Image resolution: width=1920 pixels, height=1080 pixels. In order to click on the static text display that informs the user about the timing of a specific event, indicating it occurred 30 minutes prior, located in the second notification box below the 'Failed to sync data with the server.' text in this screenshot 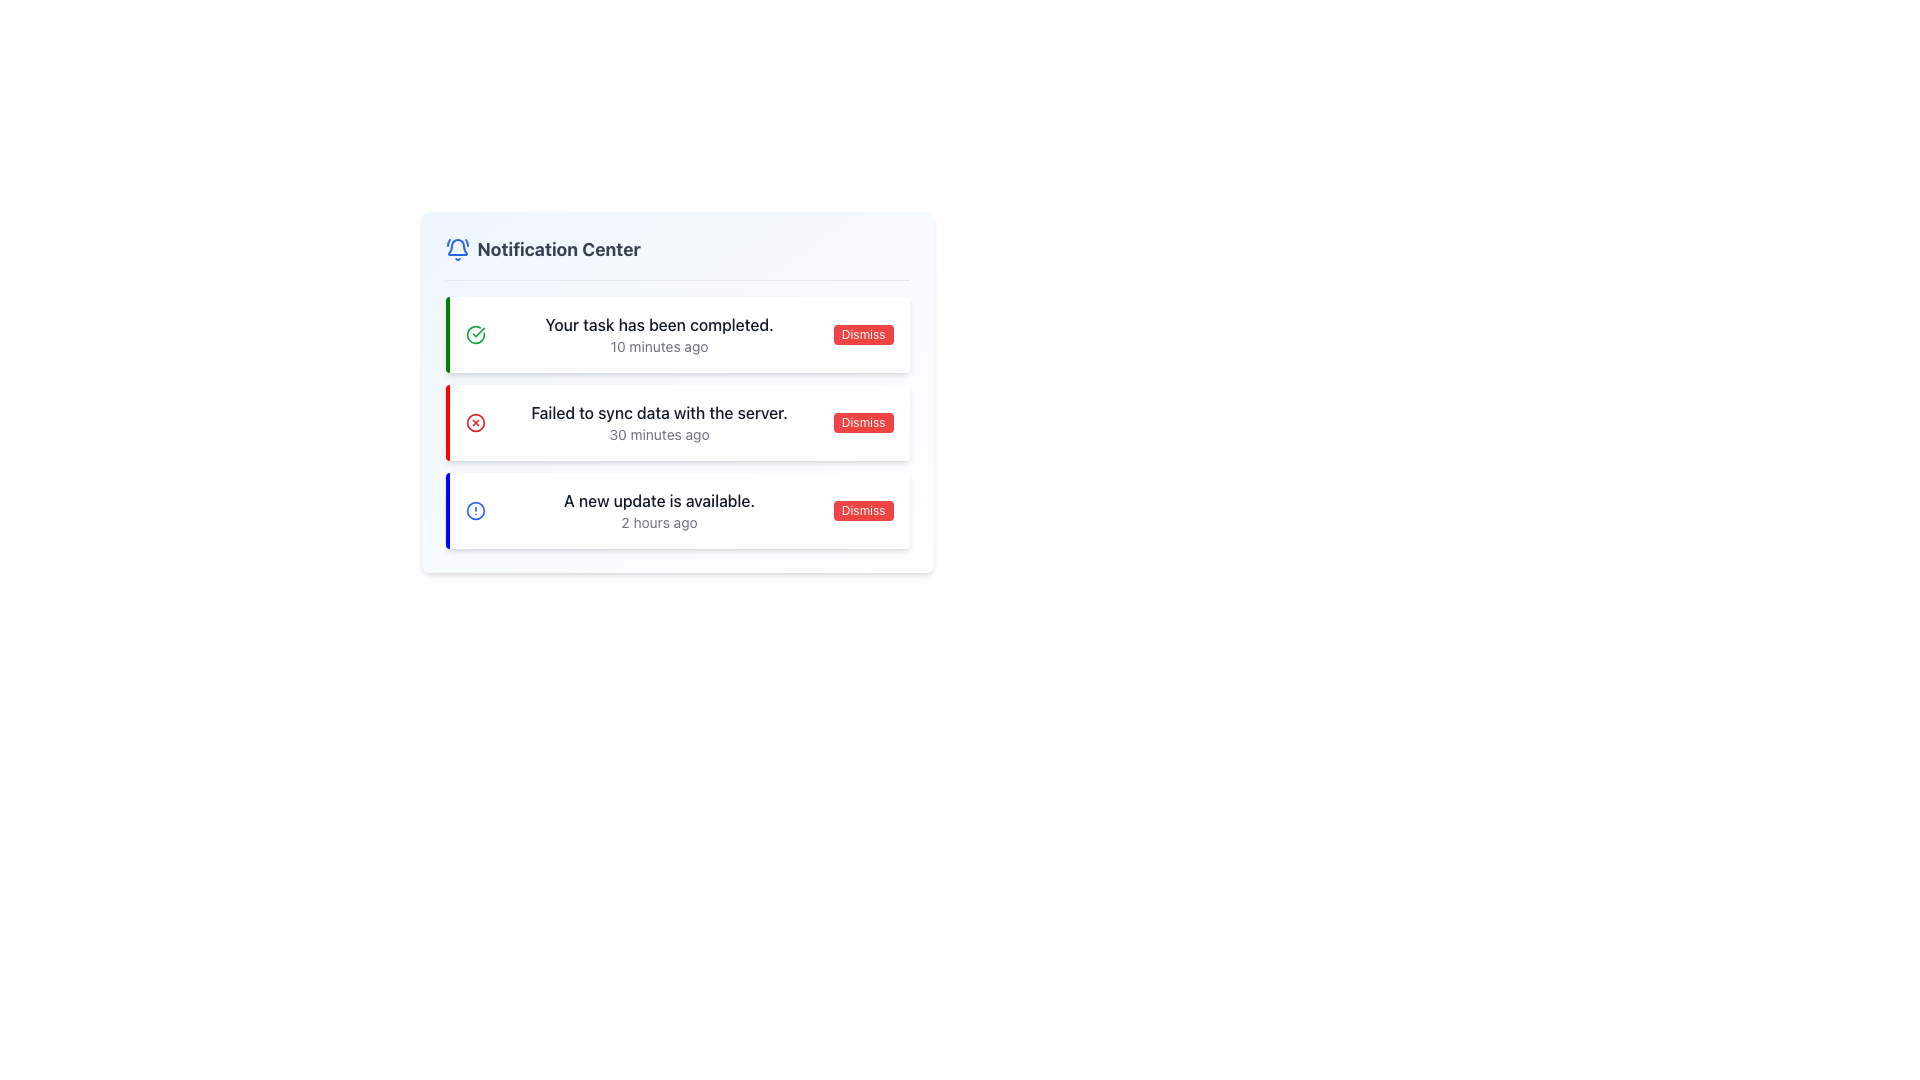, I will do `click(659, 434)`.